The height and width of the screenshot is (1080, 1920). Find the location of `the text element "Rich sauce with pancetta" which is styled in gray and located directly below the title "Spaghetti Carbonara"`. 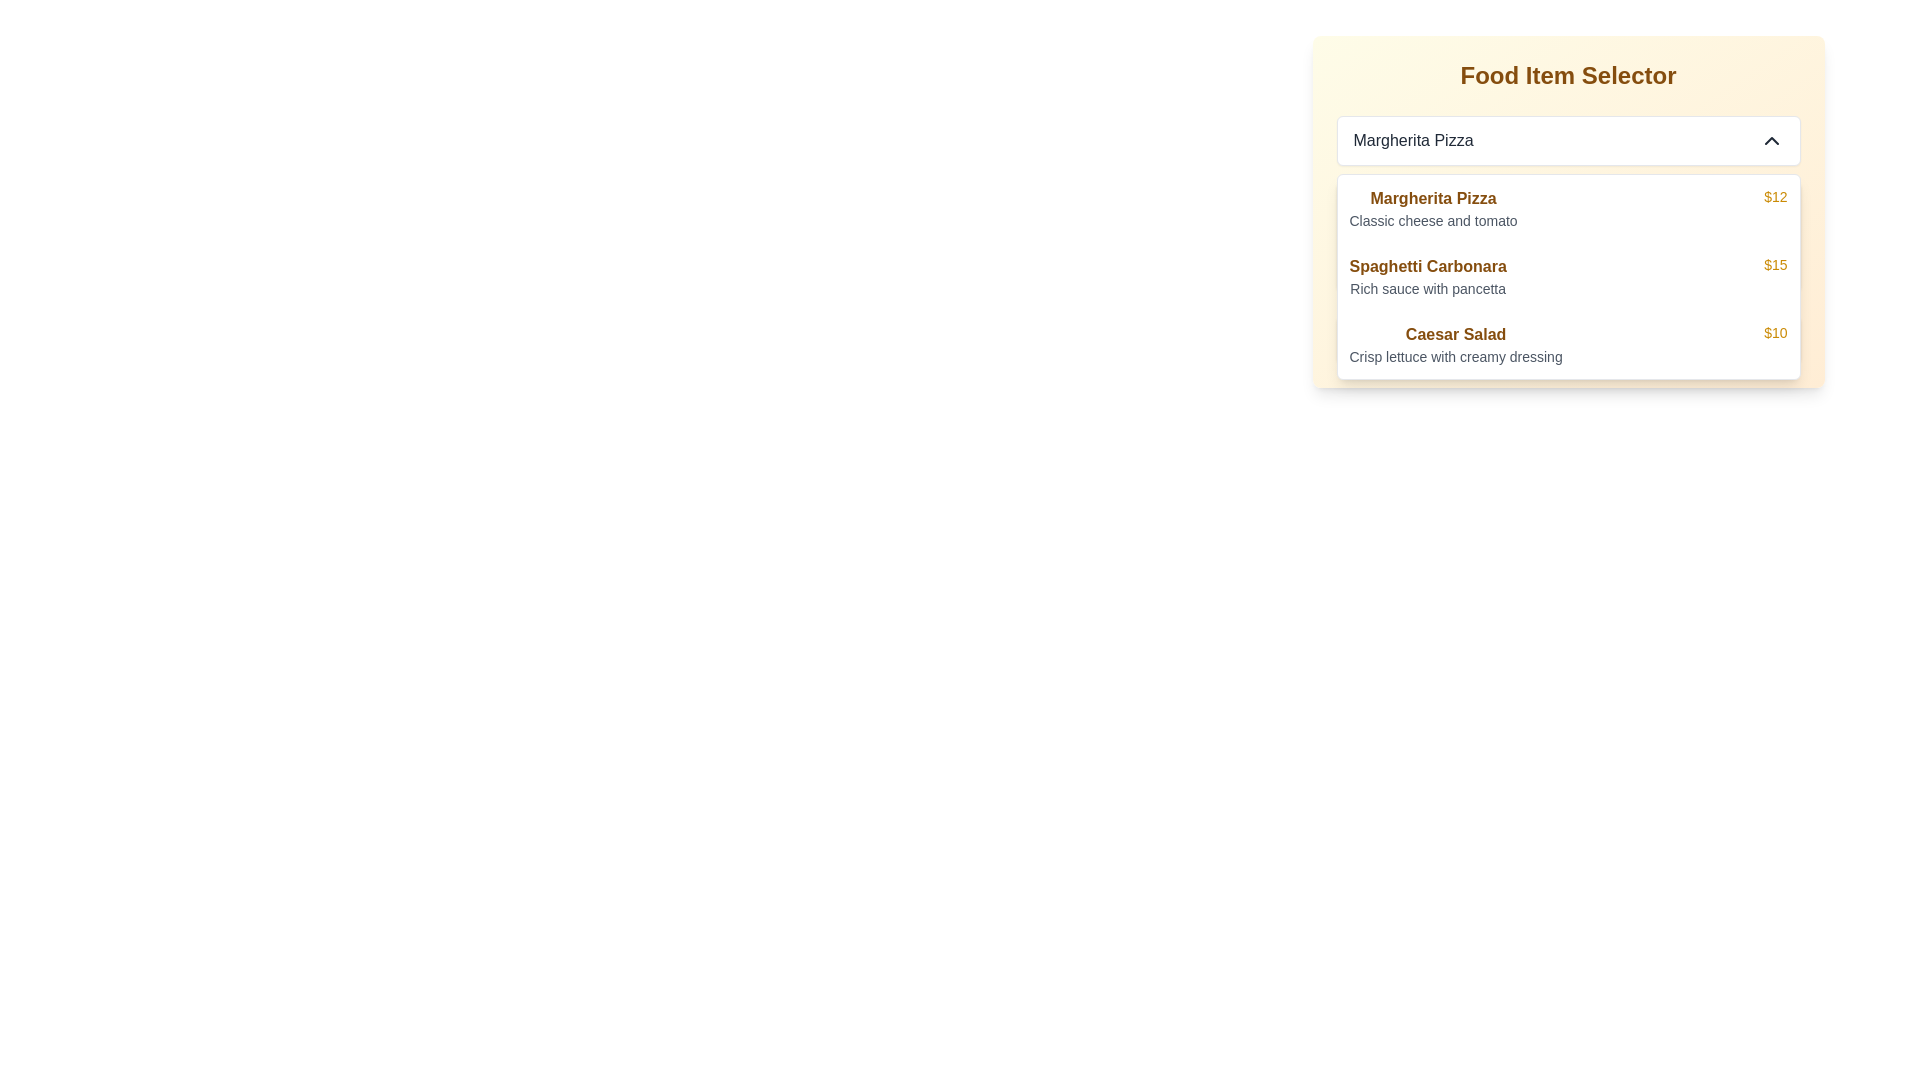

the text element "Rich sauce with pancetta" which is styled in gray and located directly below the title "Spaghetti Carbonara" is located at coordinates (1427, 289).